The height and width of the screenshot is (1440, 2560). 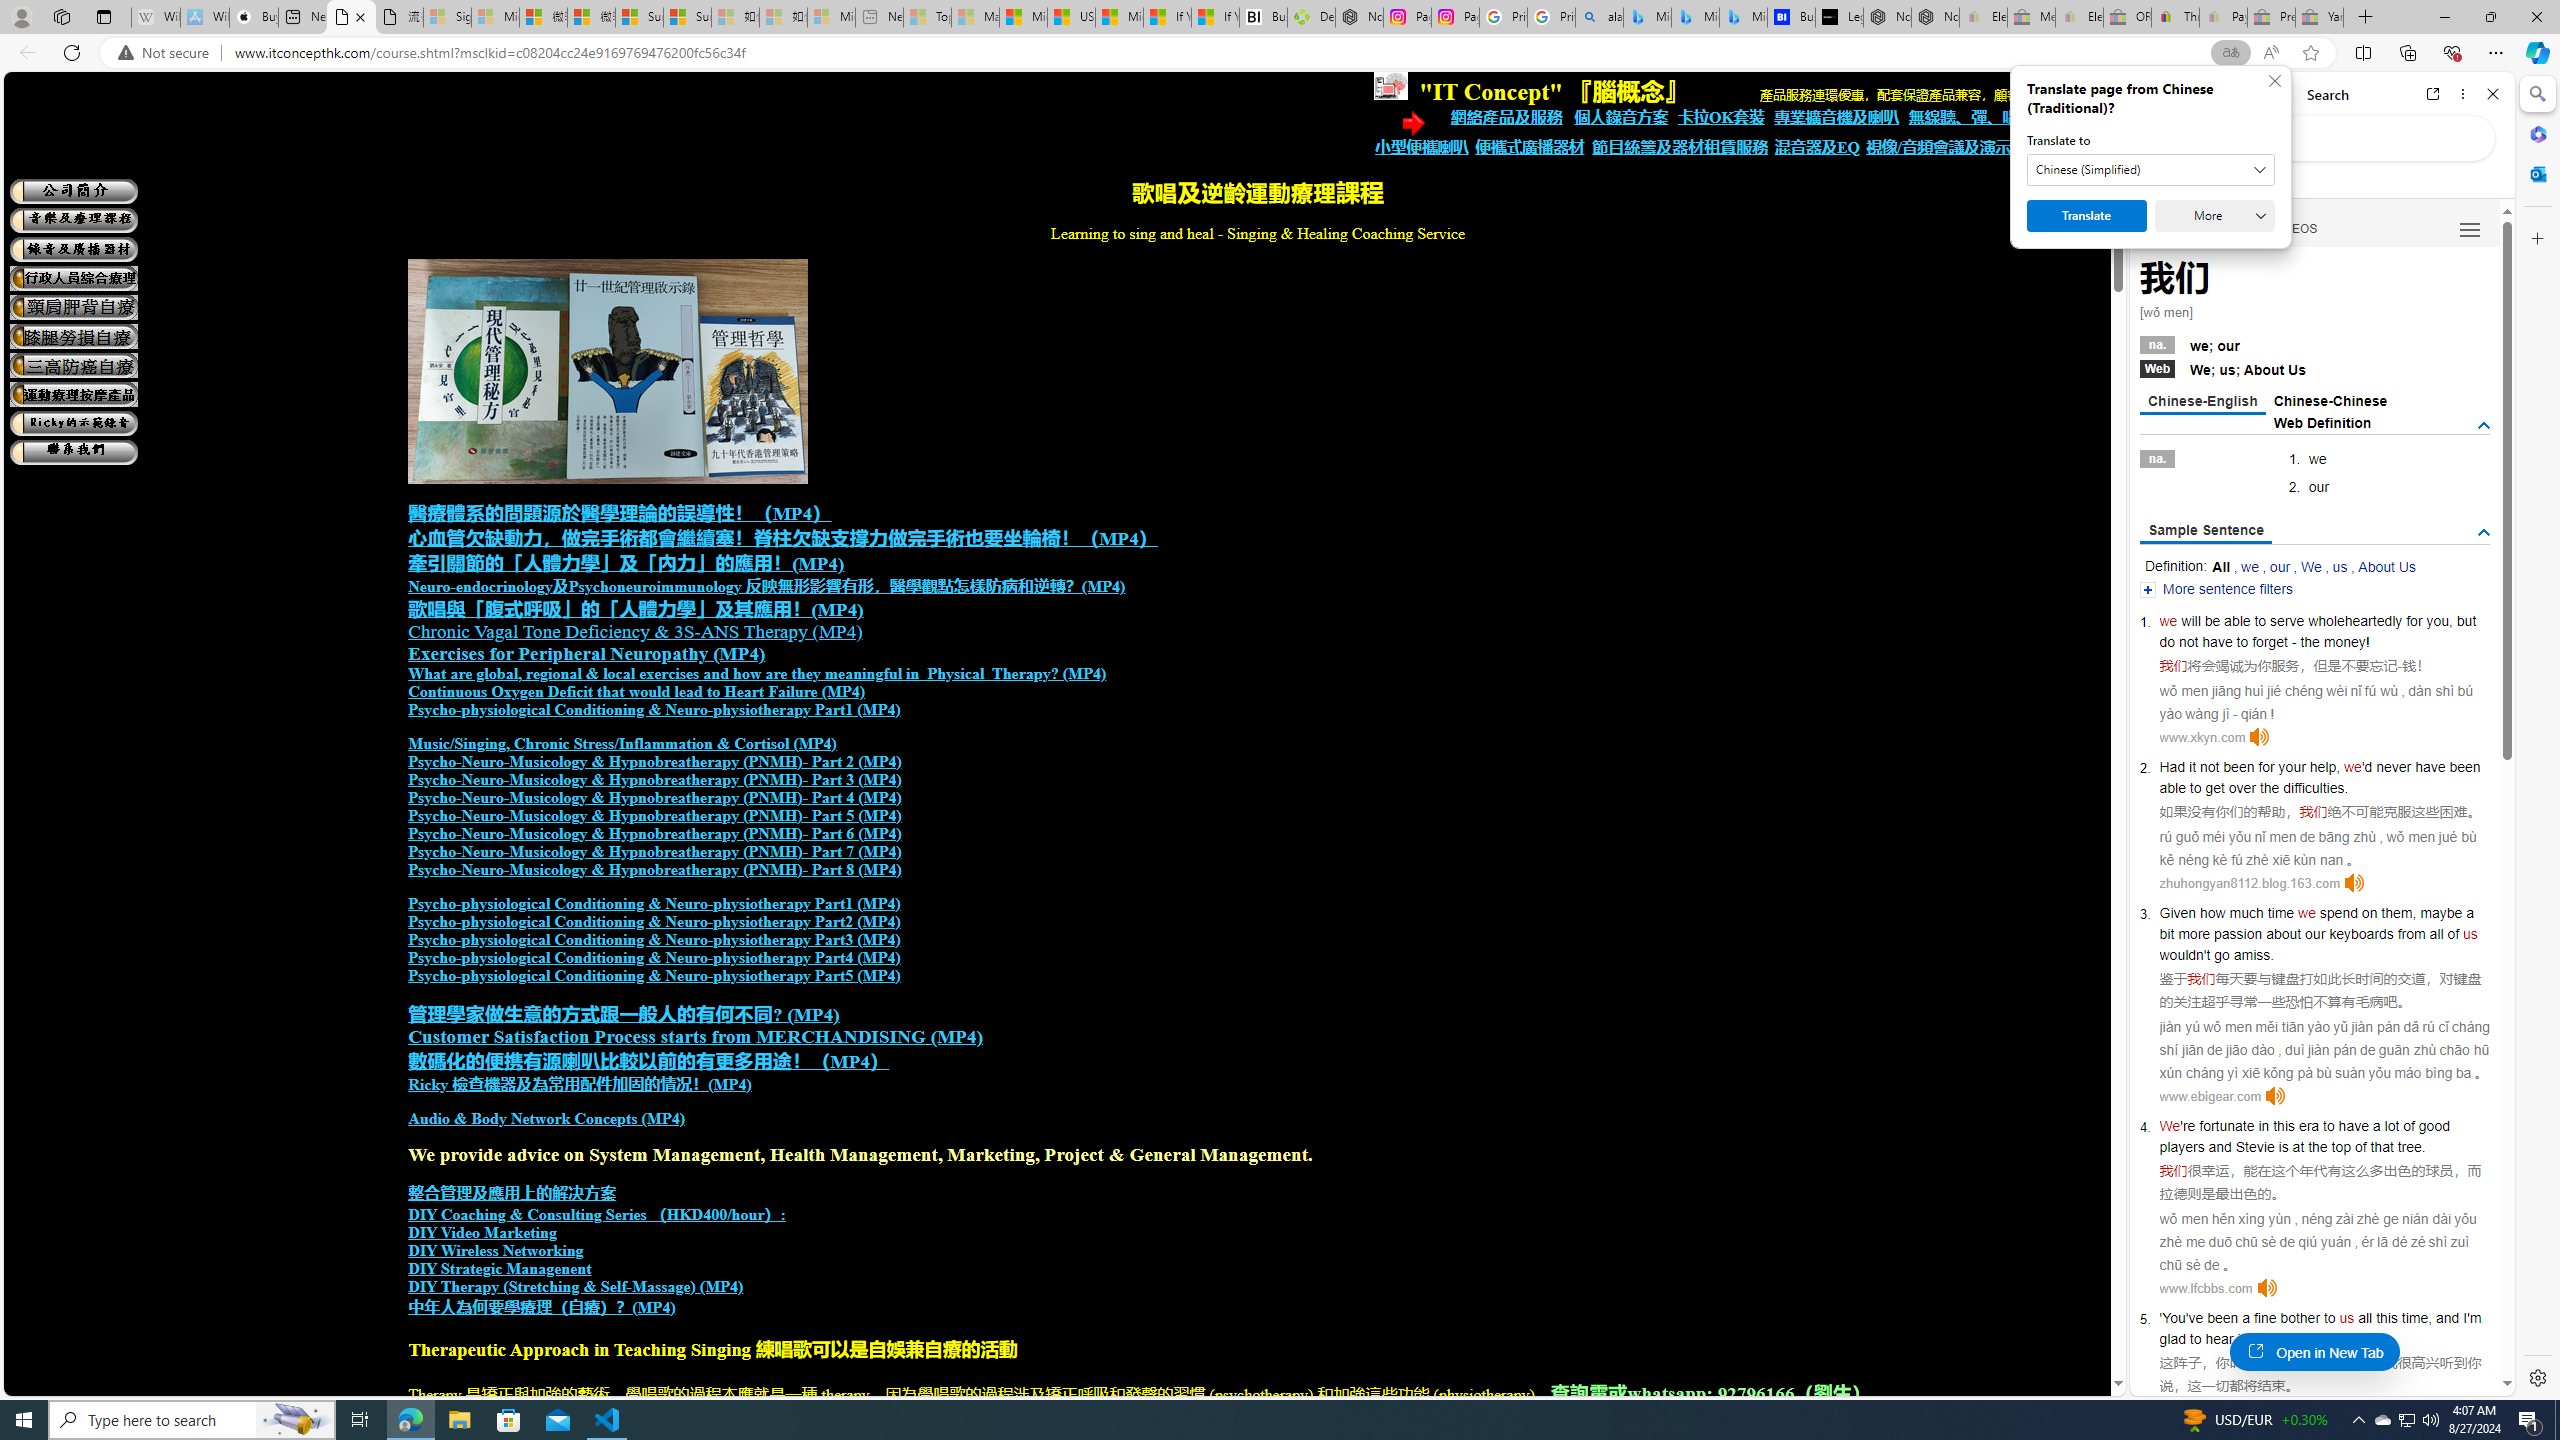 I want to click on 'Audio & Body Network Concepts (MP4)', so click(x=546, y=1118).